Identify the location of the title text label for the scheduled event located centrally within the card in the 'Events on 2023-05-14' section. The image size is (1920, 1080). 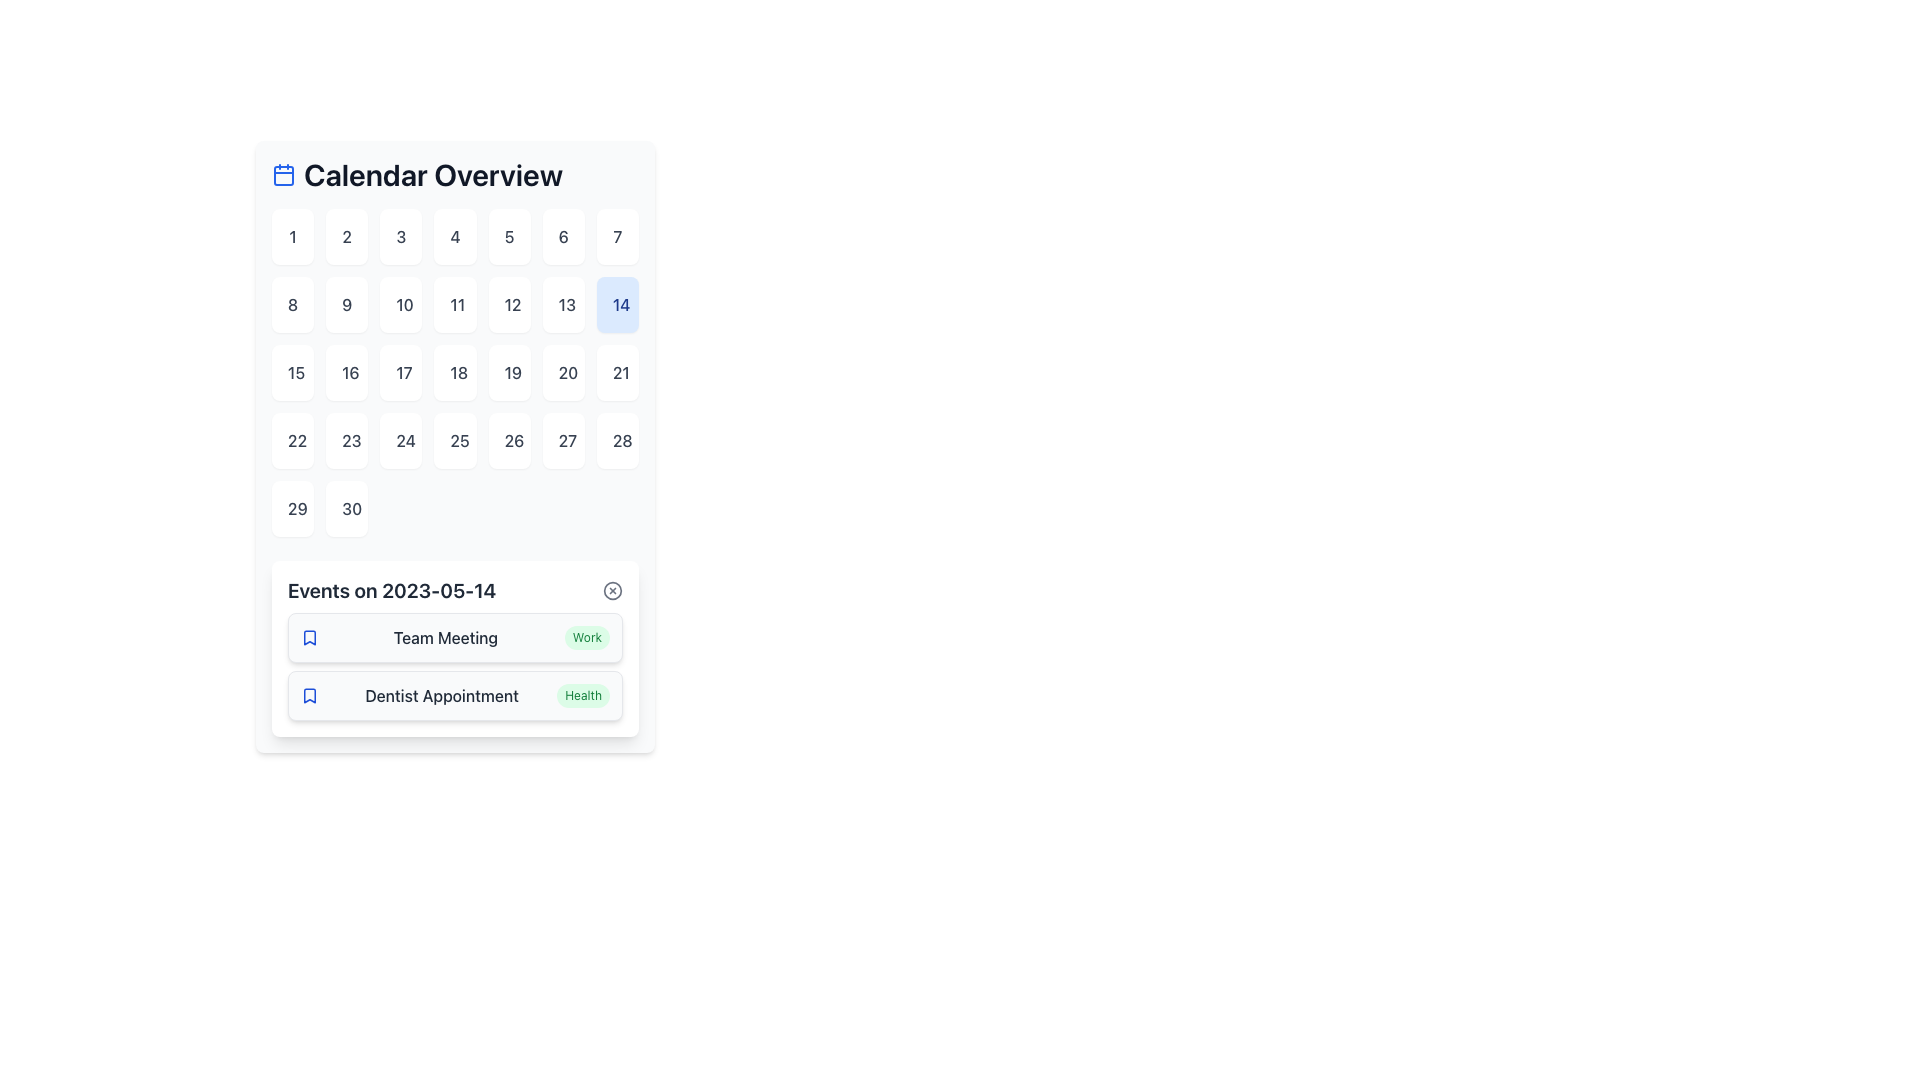
(444, 637).